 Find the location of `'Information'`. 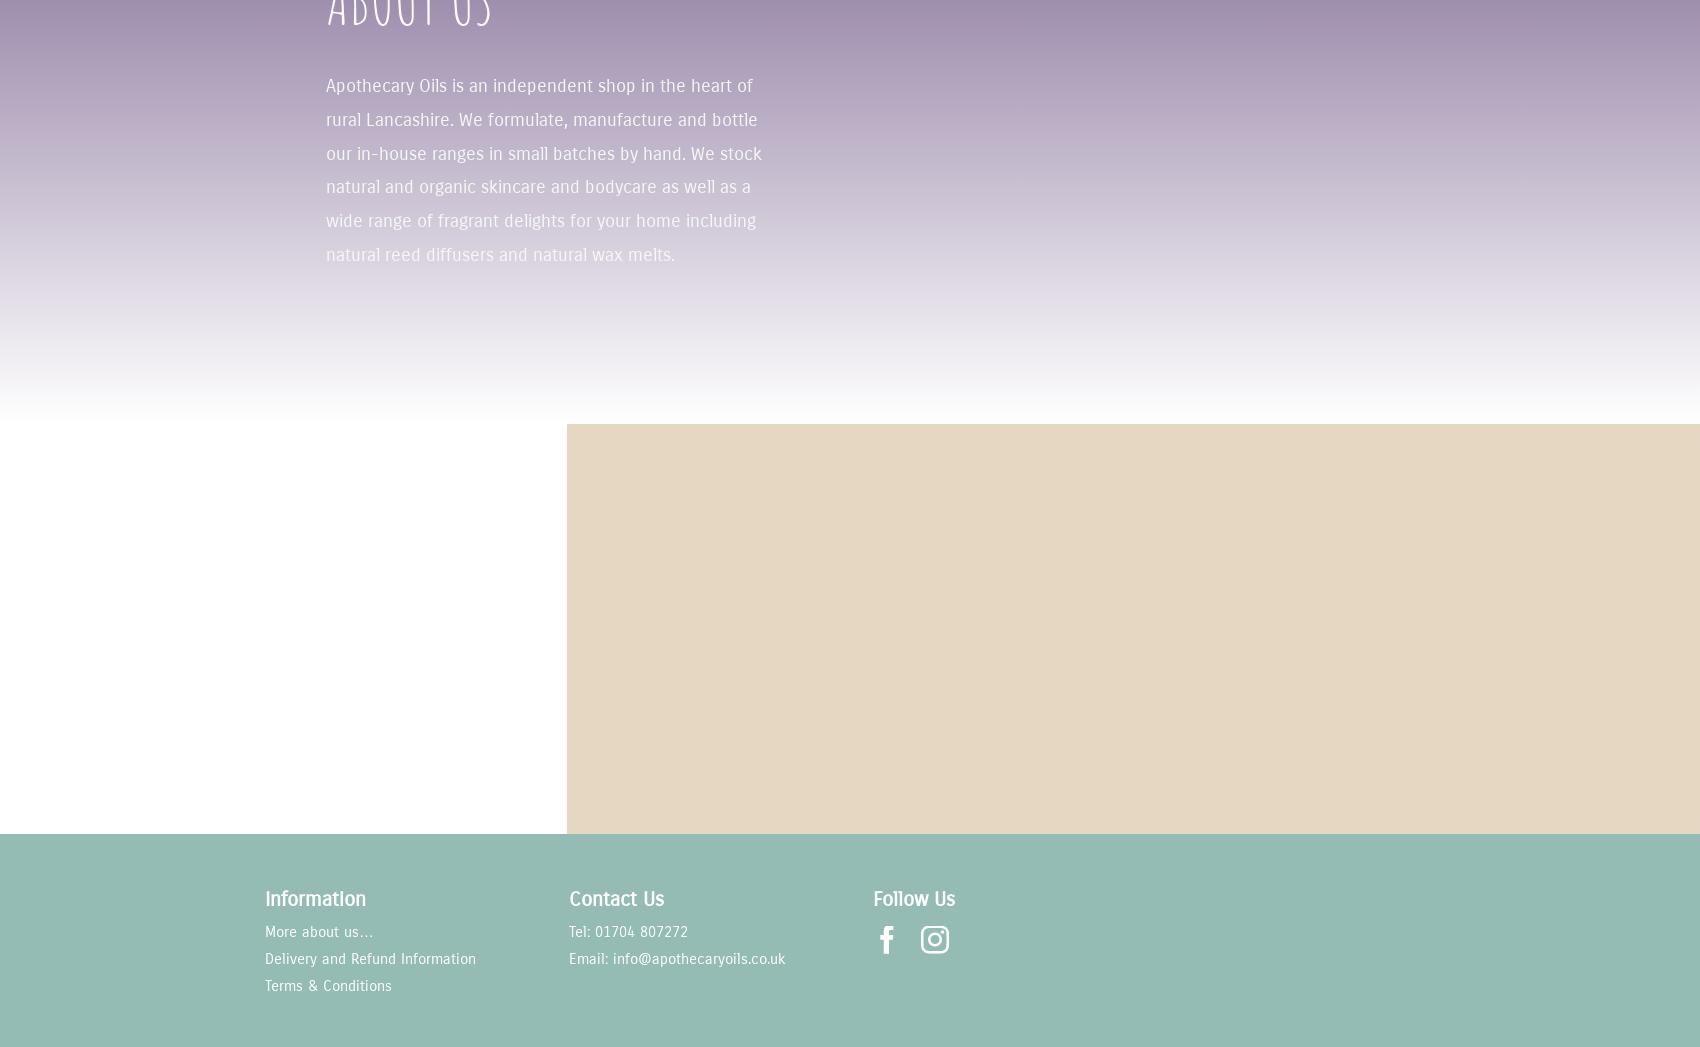

'Information' is located at coordinates (314, 897).